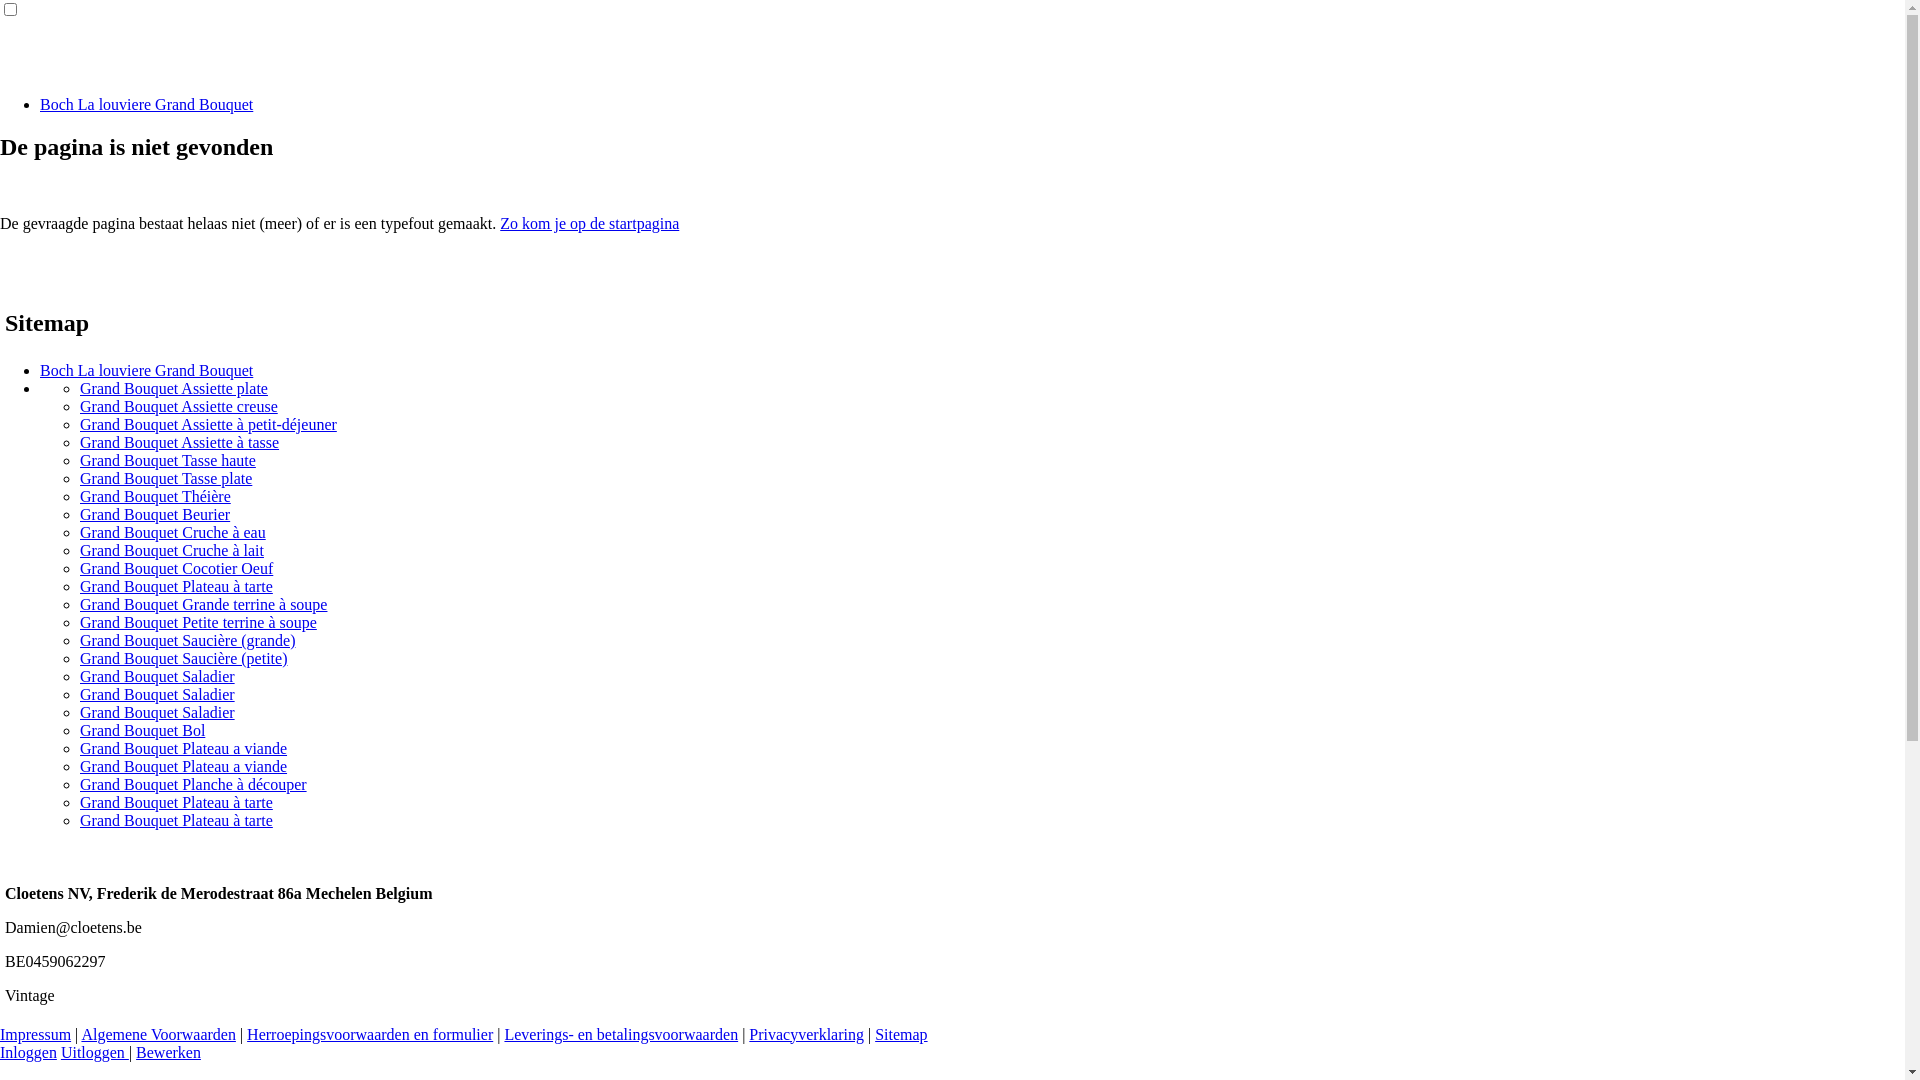 The height and width of the screenshot is (1080, 1920). What do you see at coordinates (80, 460) in the screenshot?
I see `'Grand Bouquet Tasse haute'` at bounding box center [80, 460].